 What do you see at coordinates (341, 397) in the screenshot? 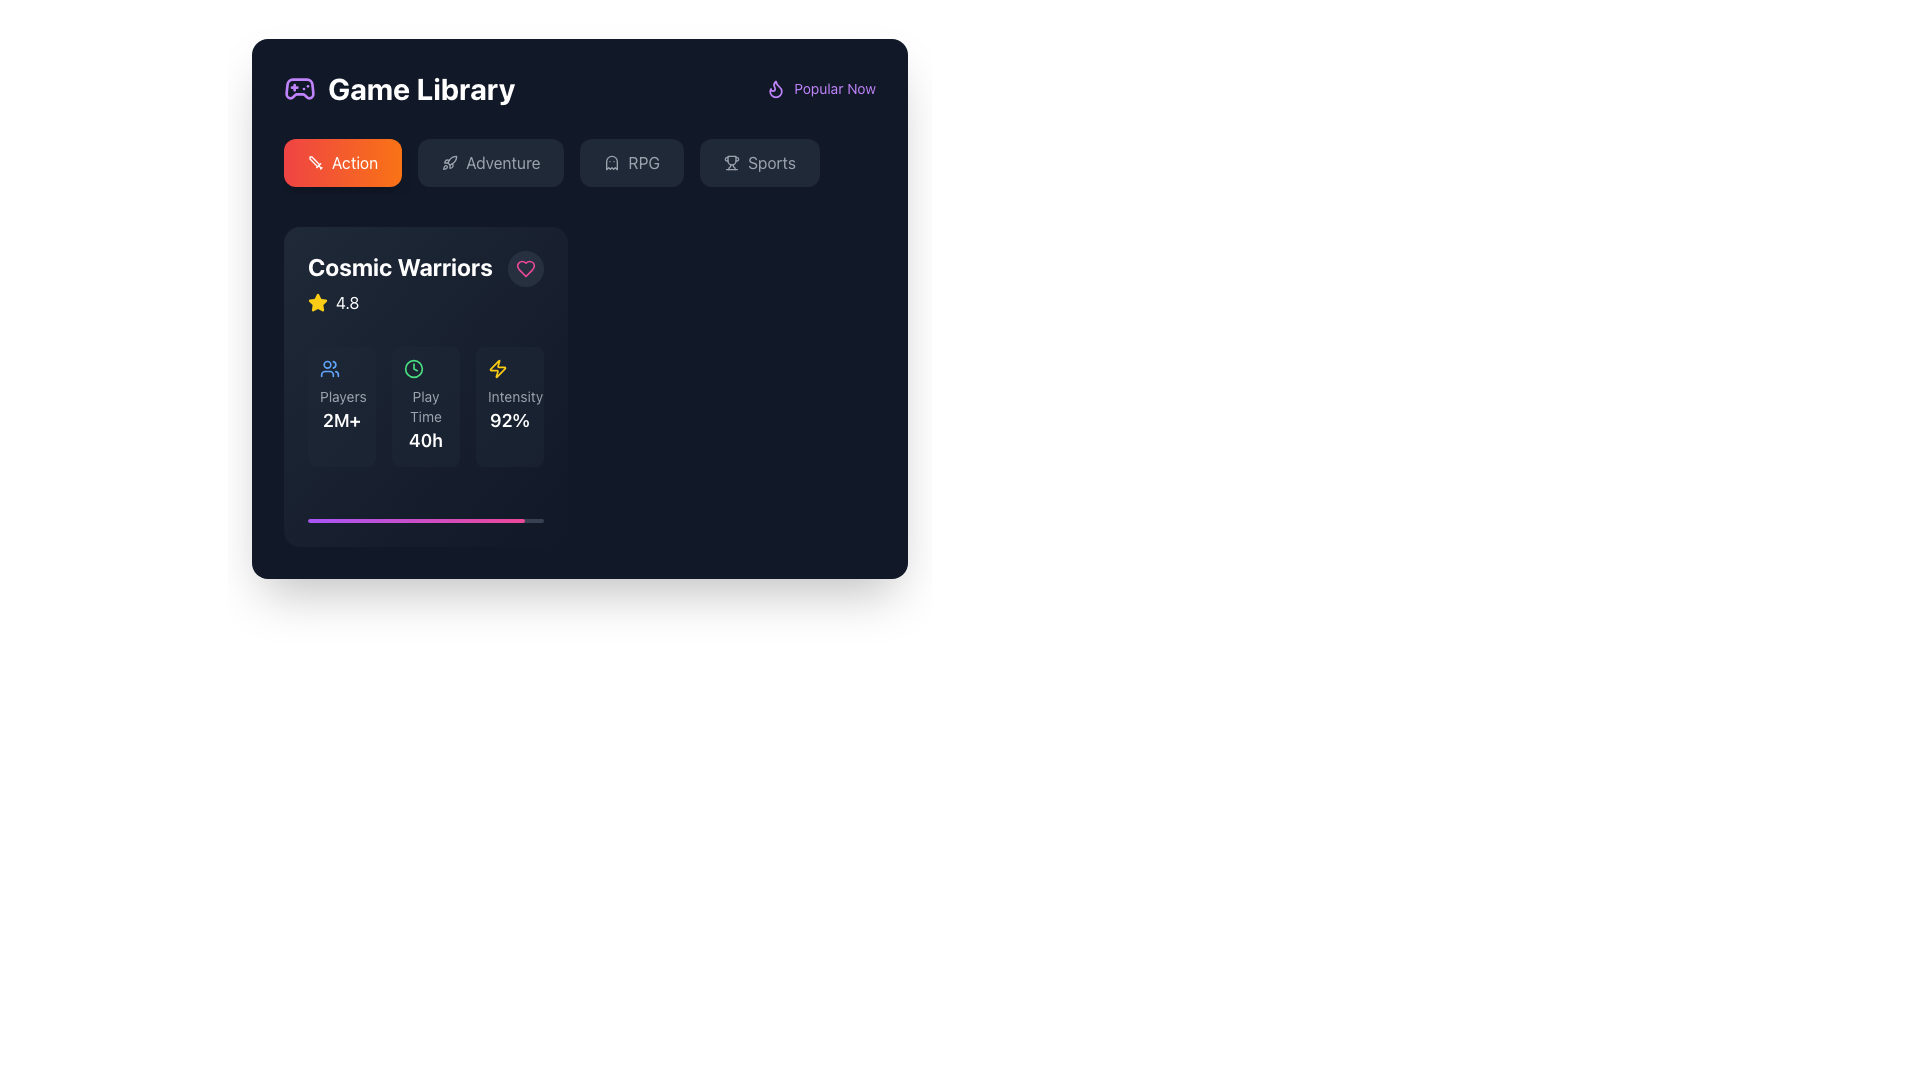
I see `the Text label located in the dark gray rounded box above the numeric value '2M+' and below the user icon, positioned in the leftmost section of a group of three sections` at bounding box center [341, 397].